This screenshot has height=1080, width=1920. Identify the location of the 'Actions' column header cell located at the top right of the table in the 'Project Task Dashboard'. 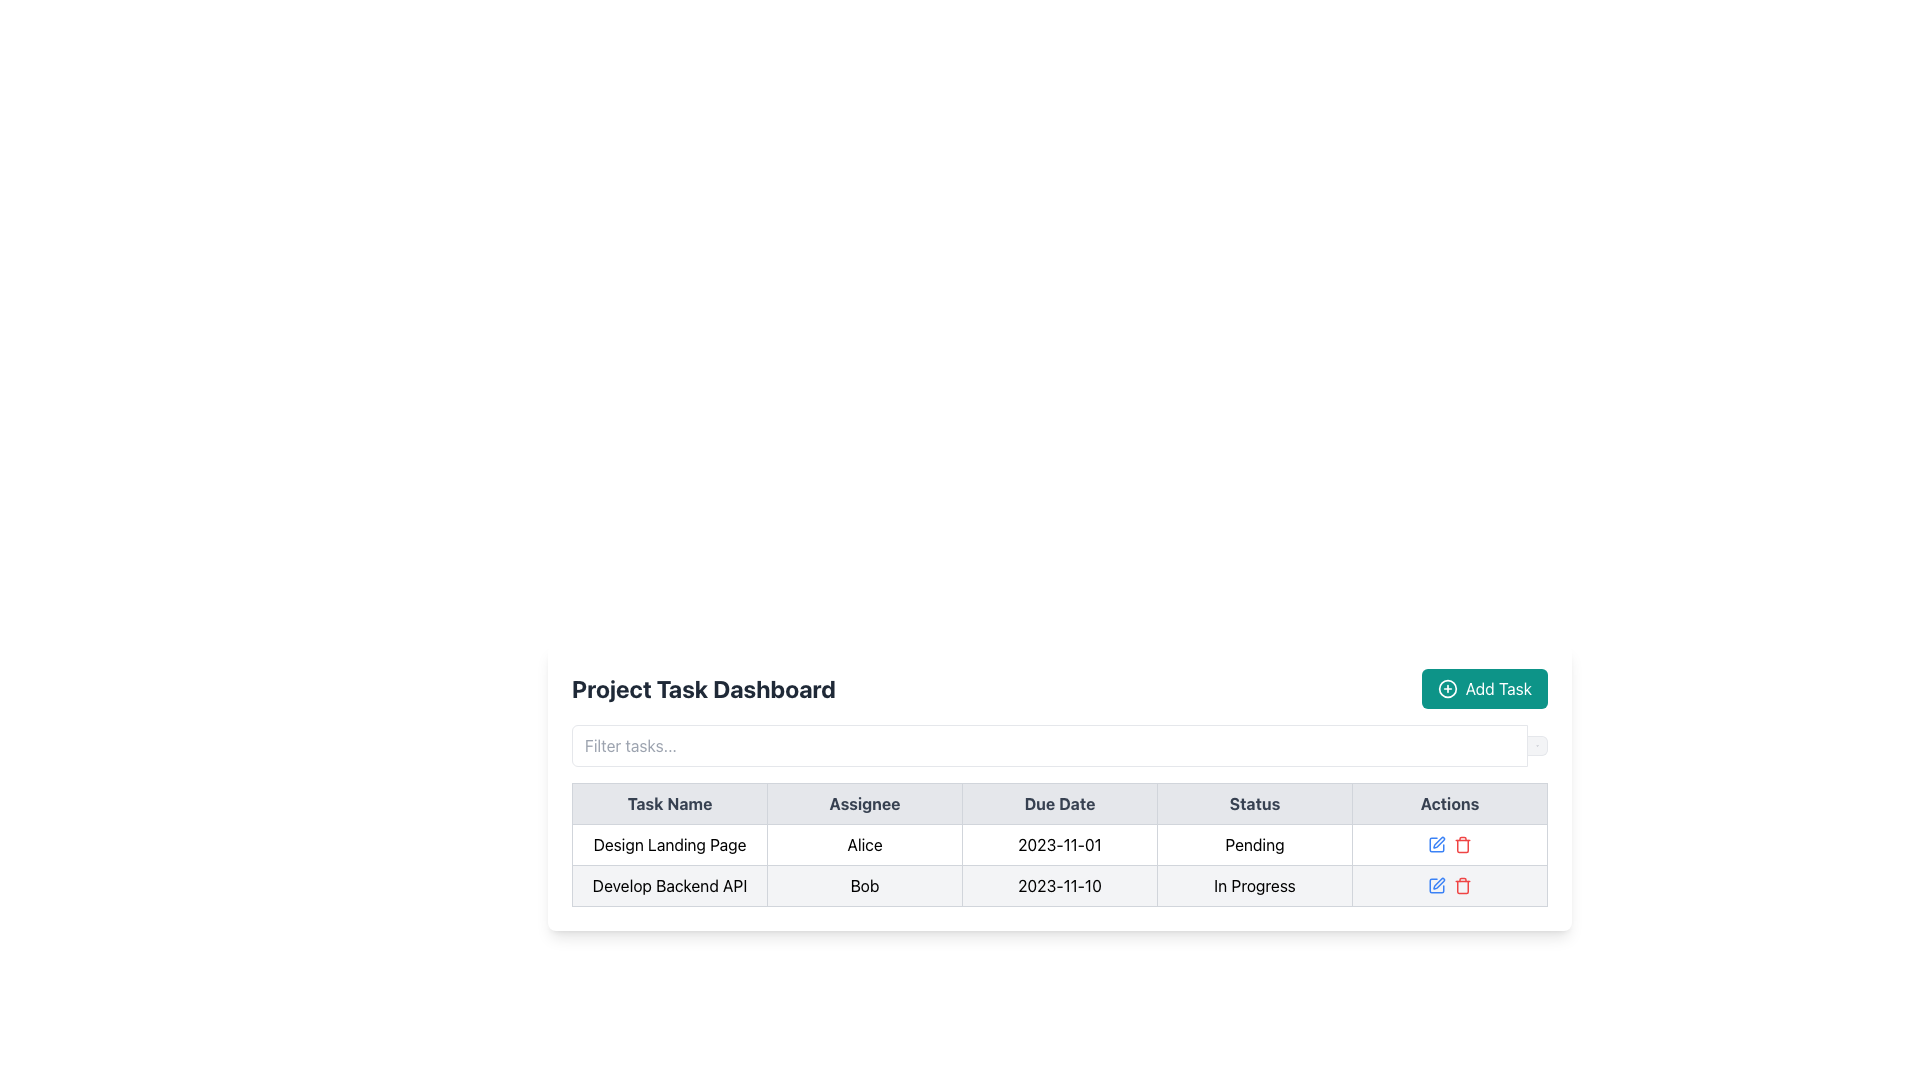
(1449, 802).